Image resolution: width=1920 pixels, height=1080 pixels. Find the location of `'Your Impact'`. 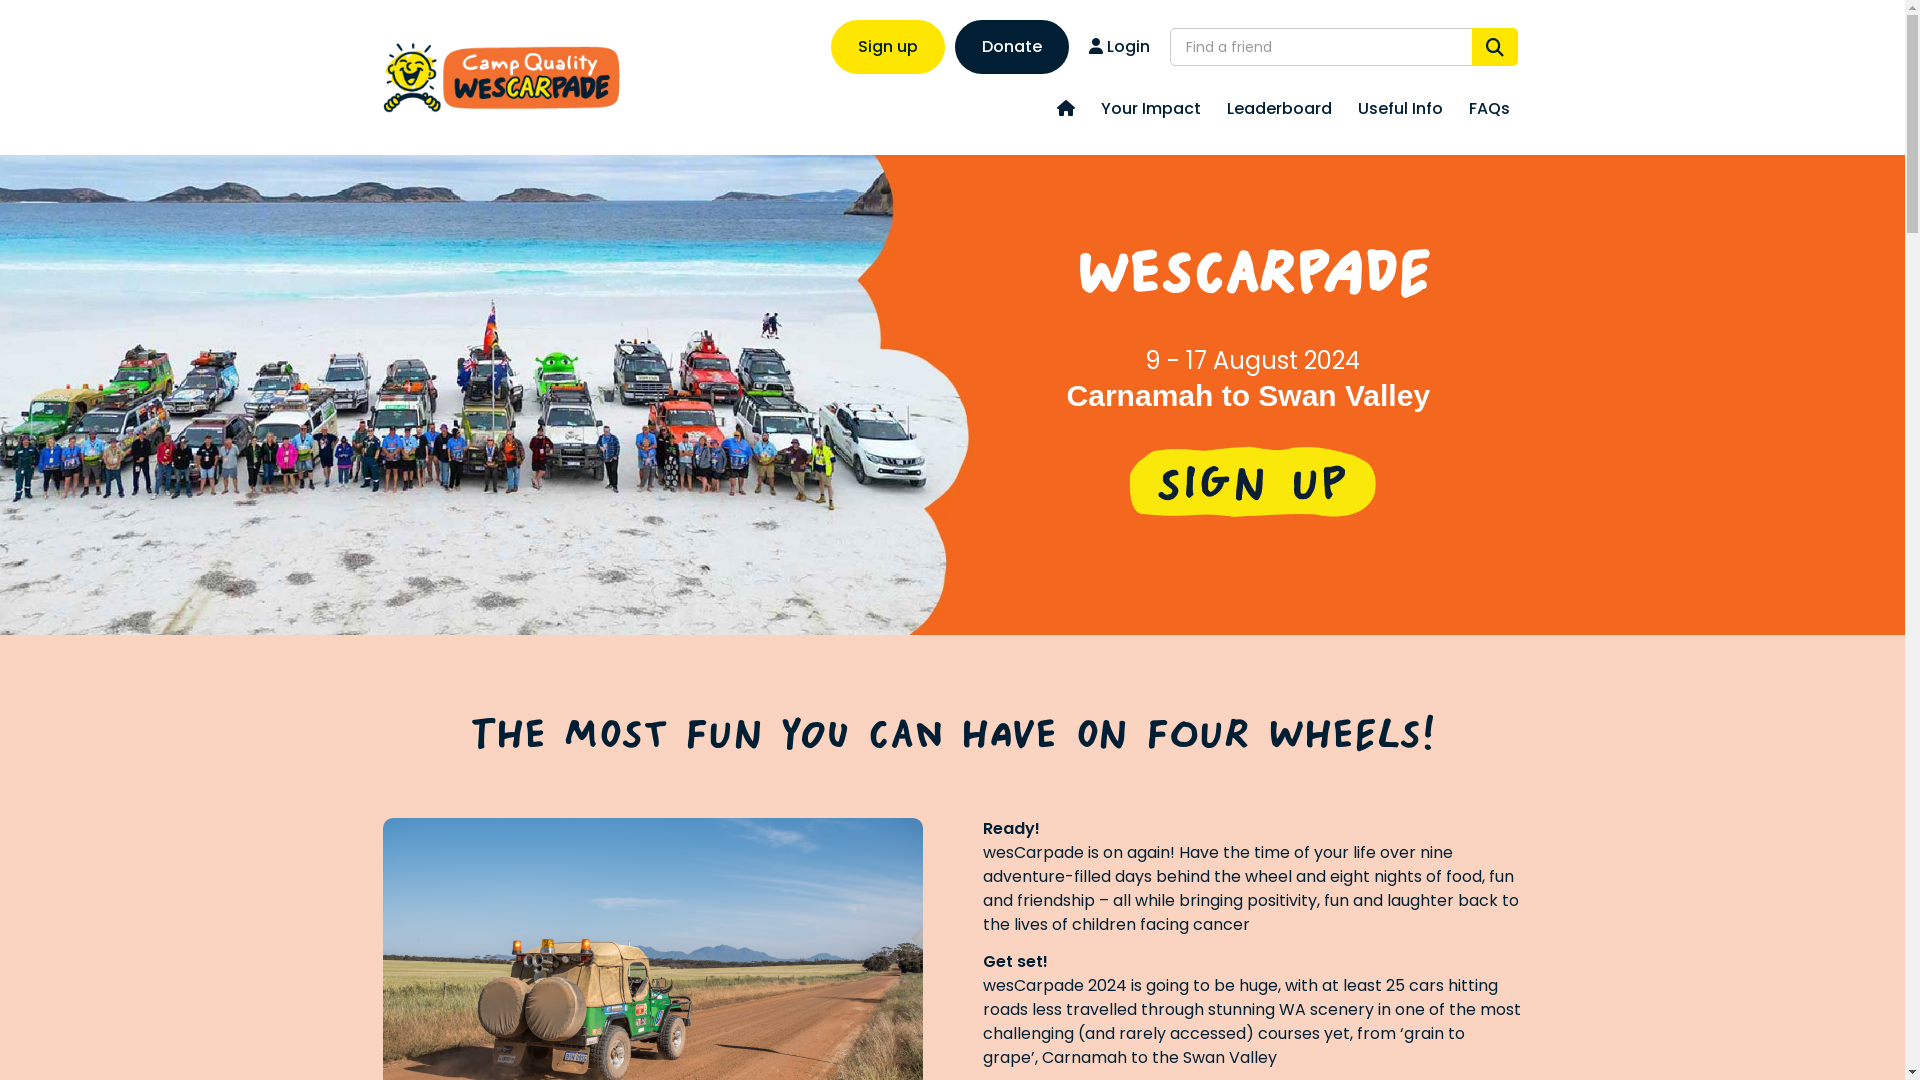

'Your Impact' is located at coordinates (1151, 109).